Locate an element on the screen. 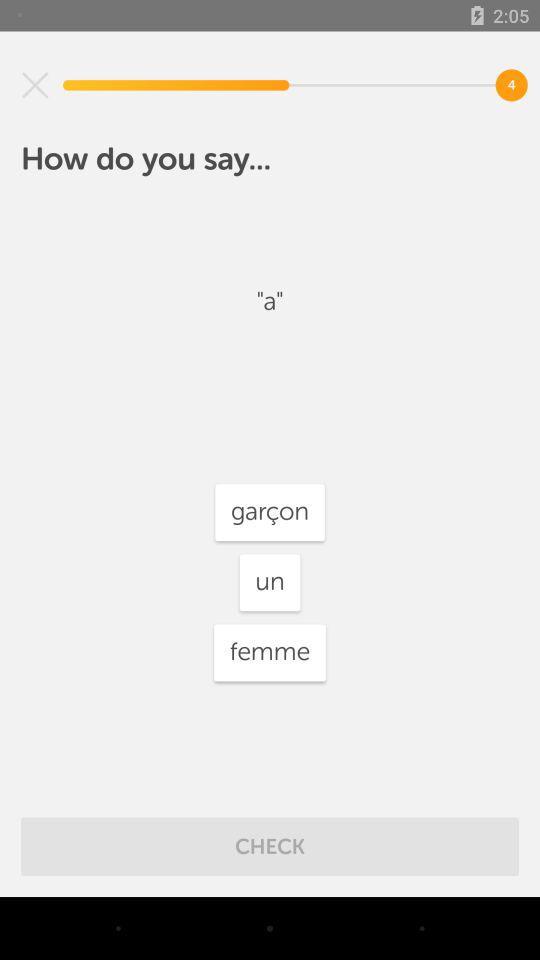  check item is located at coordinates (270, 845).